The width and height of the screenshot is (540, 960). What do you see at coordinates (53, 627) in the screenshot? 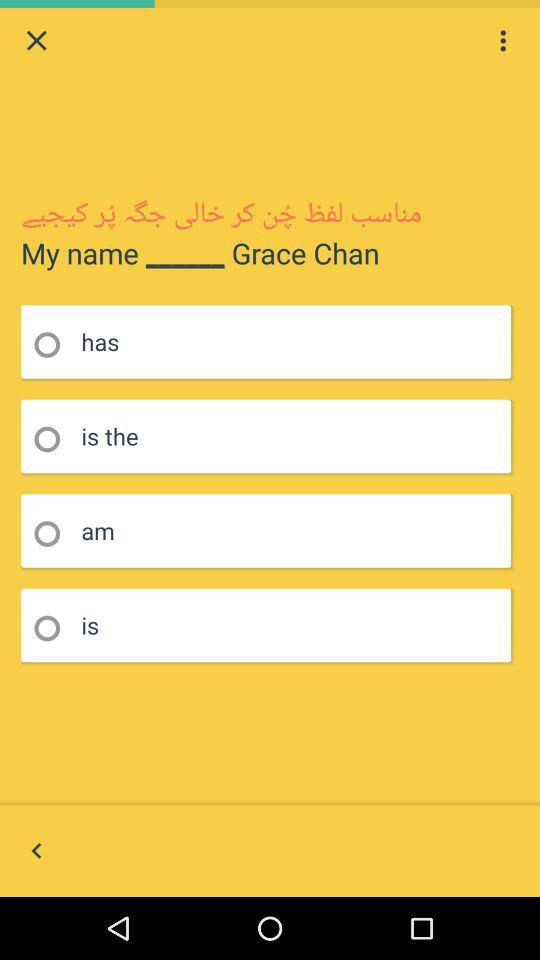
I see `answer is` at bounding box center [53, 627].